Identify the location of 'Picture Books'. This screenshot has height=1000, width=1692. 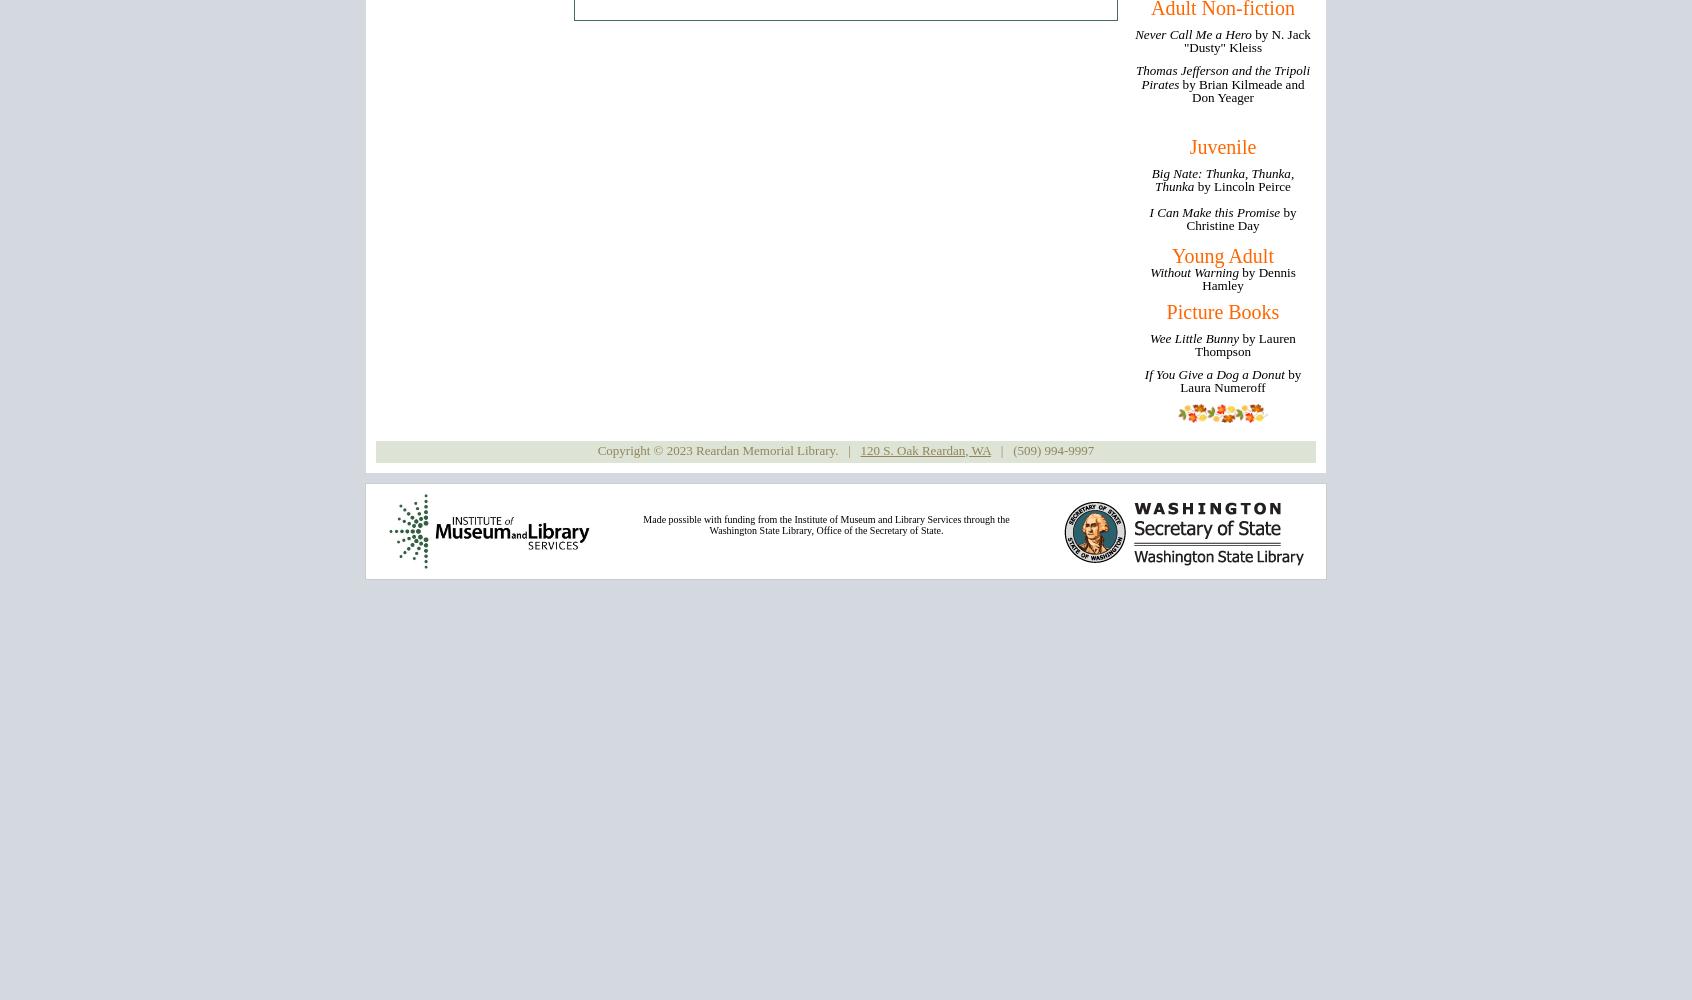
(1222, 311).